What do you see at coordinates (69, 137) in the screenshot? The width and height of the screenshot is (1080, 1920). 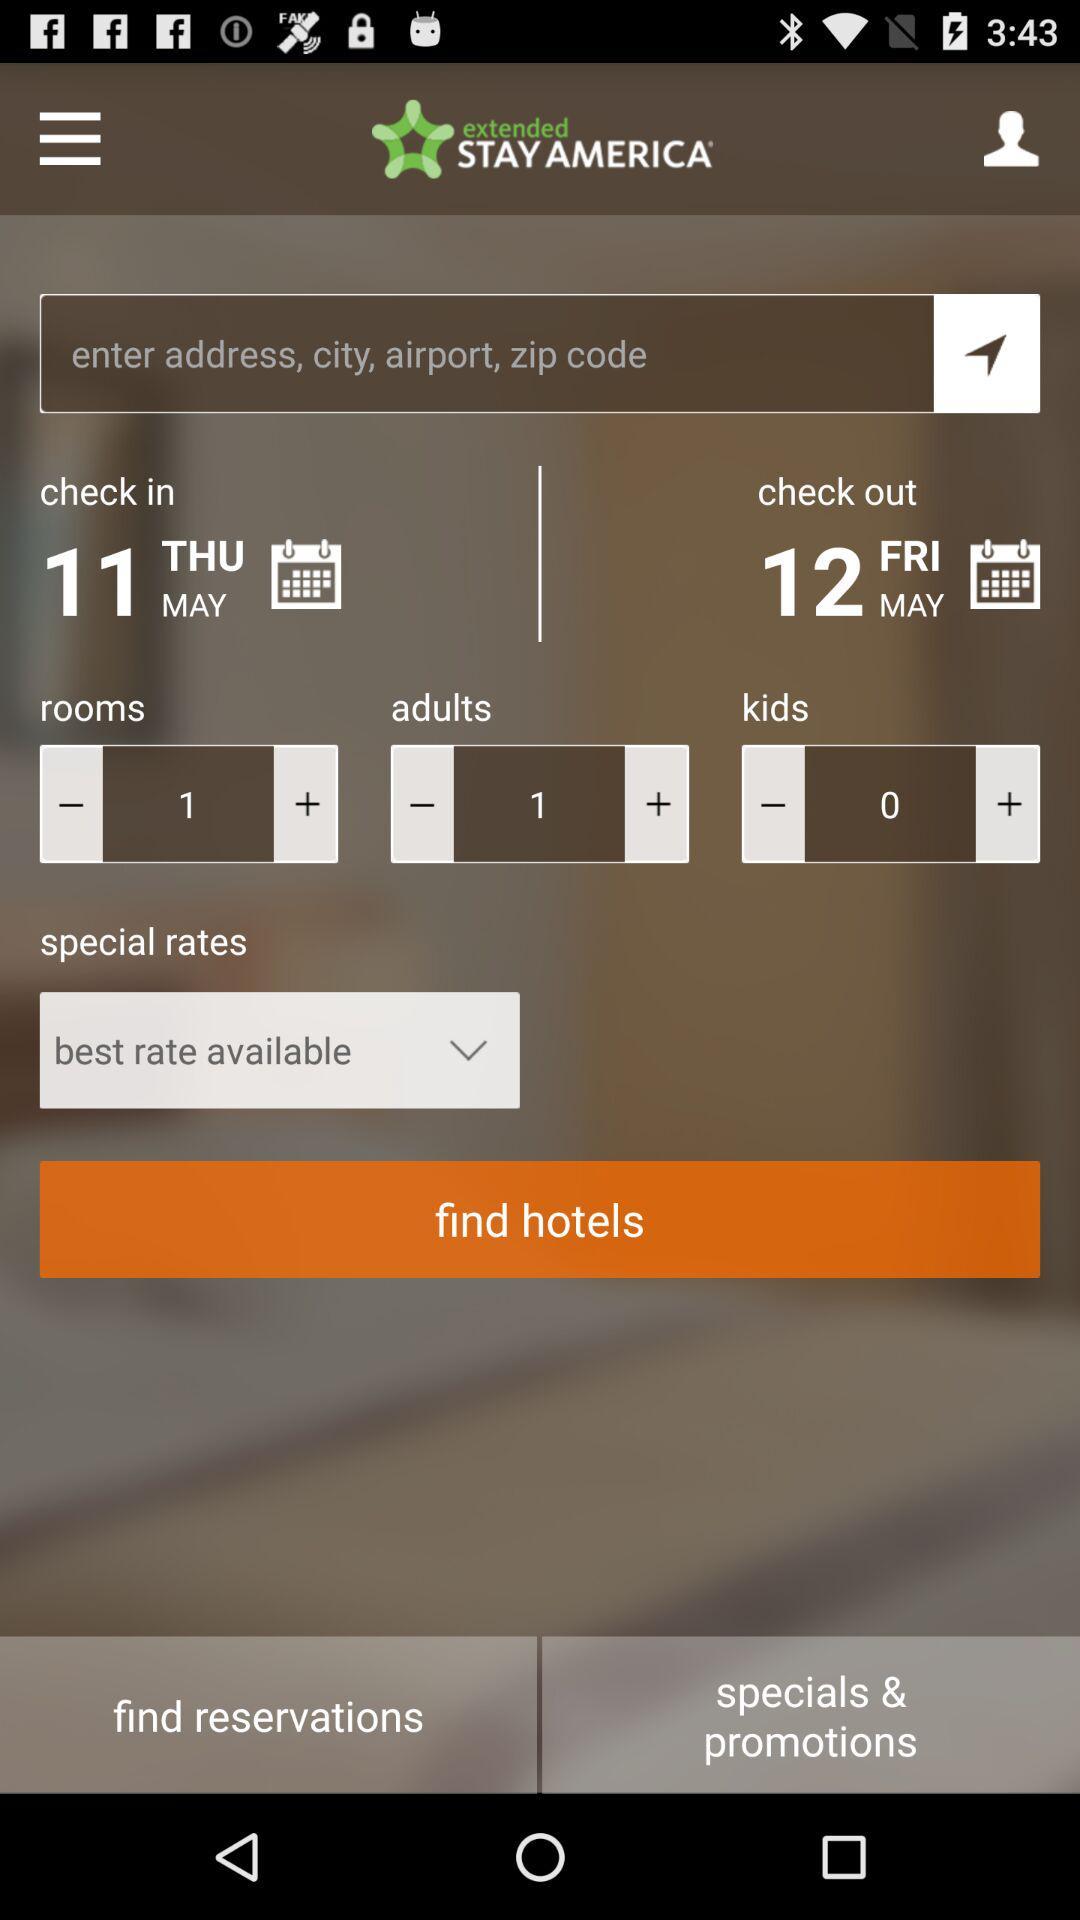 I see `menu` at bounding box center [69, 137].